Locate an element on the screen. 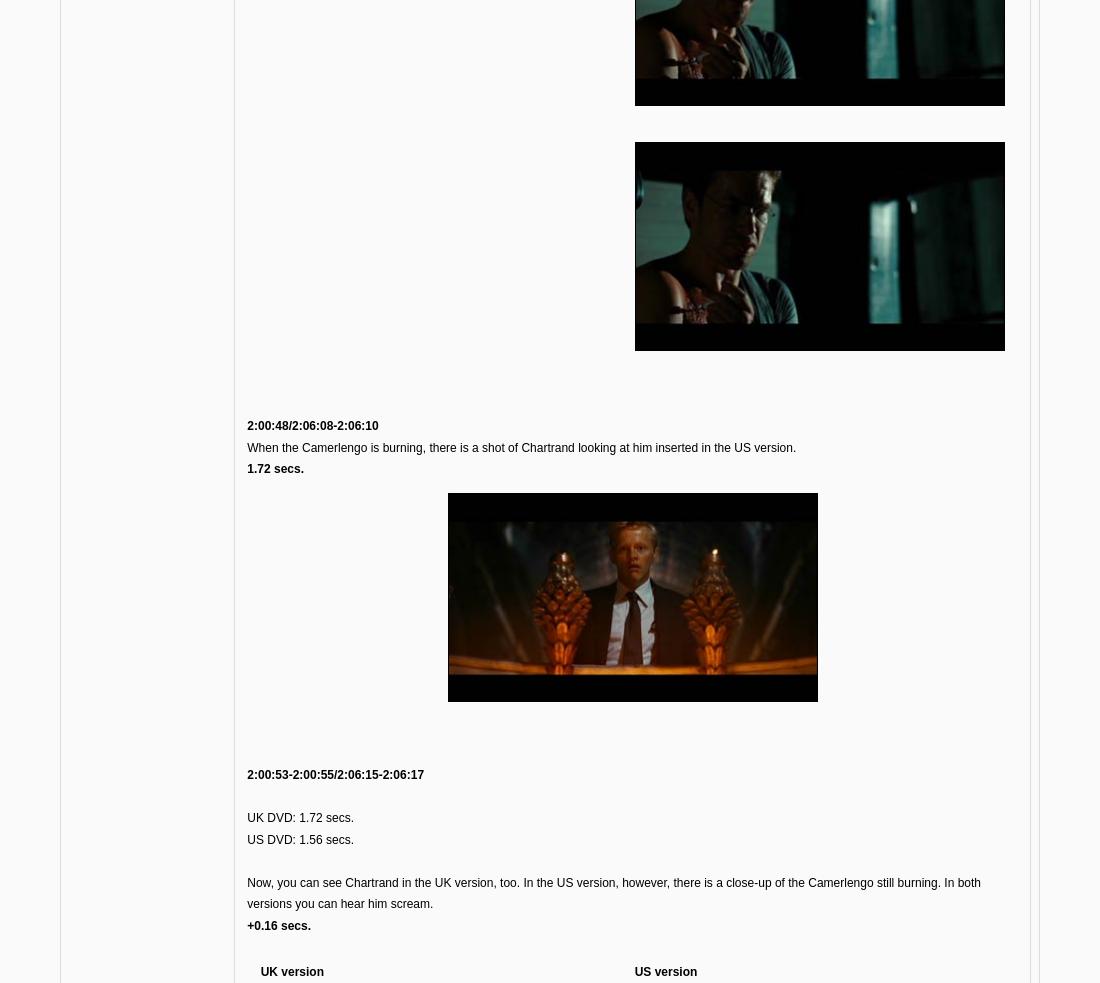 The image size is (1100, 983). '+0.16 secs.' is located at coordinates (246, 925).